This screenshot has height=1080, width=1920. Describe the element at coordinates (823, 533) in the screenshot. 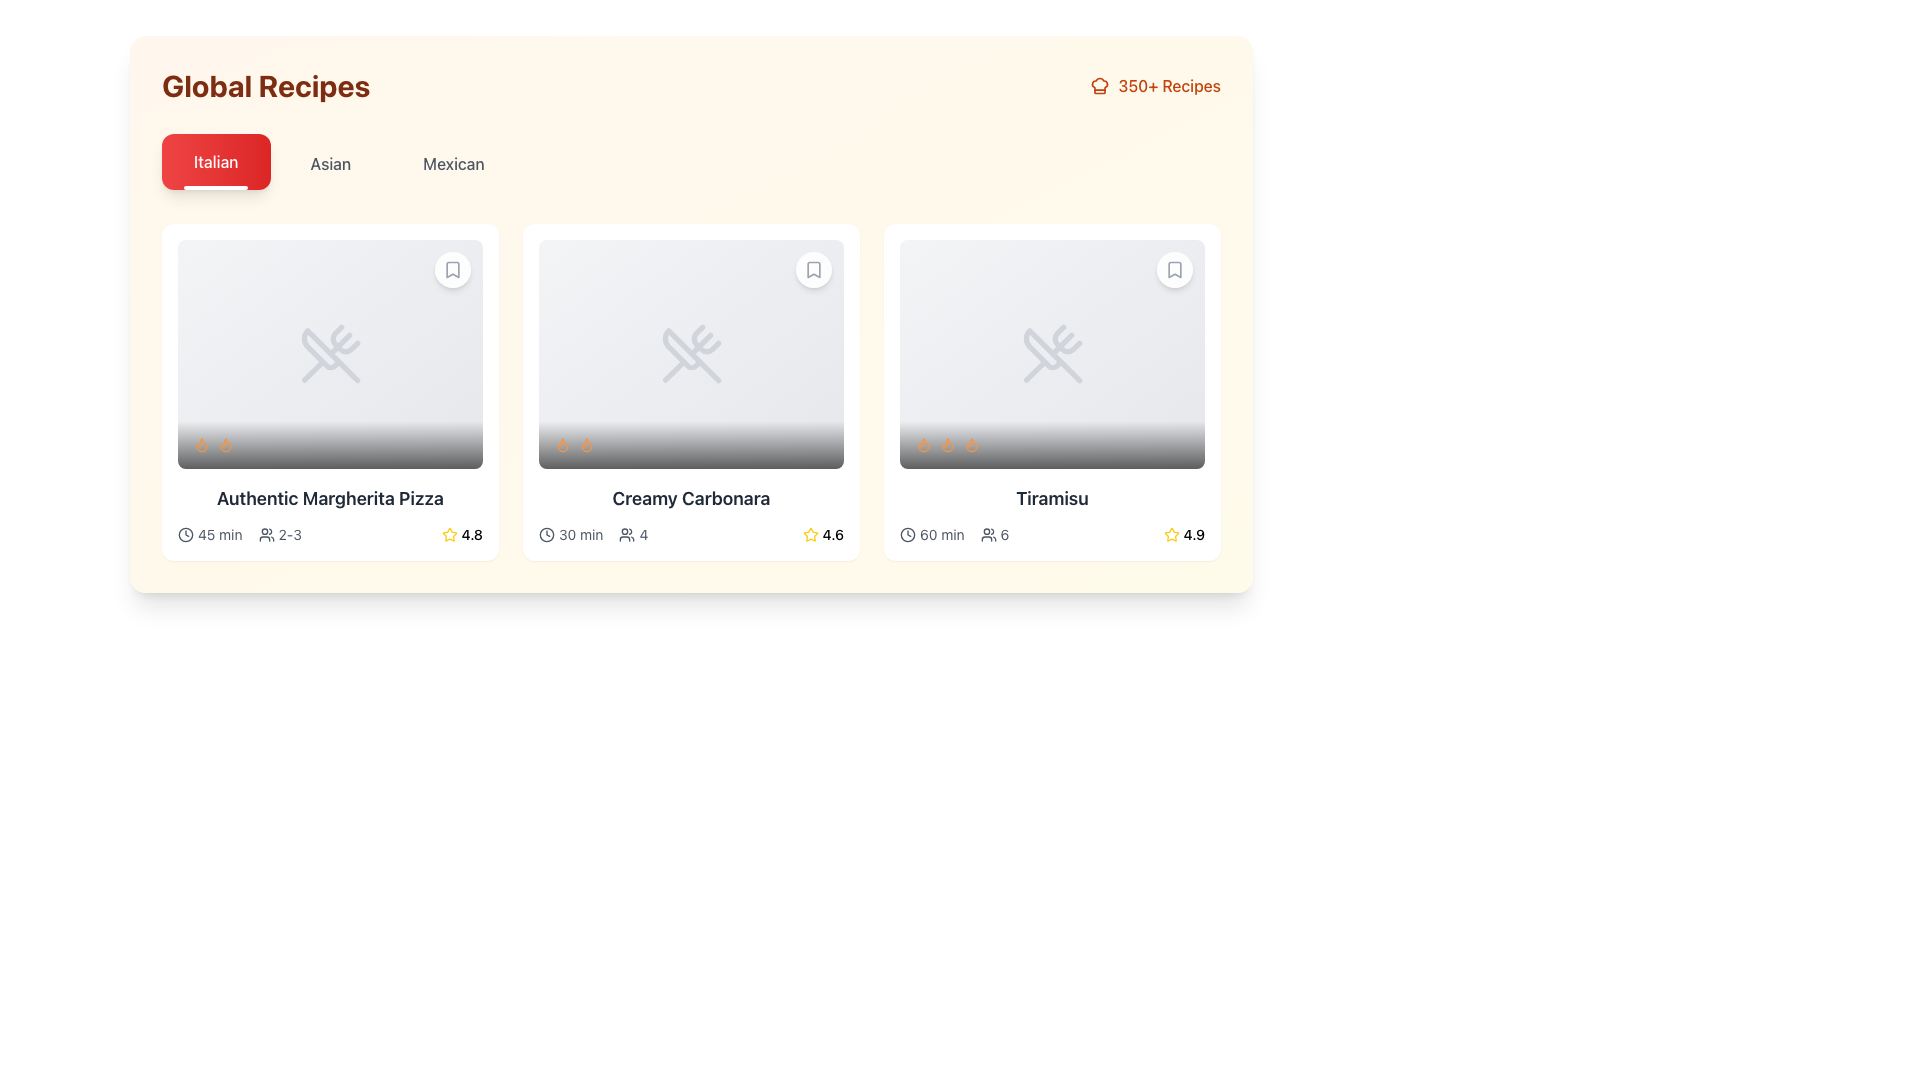

I see `the rating indicator element, which consists of a yellow star icon followed by a numerical rating of '4.6', located in the bottom-right corner of the 'Creamy Carbonara' recipe card, to associate this rating with the corresponding recipe` at that location.